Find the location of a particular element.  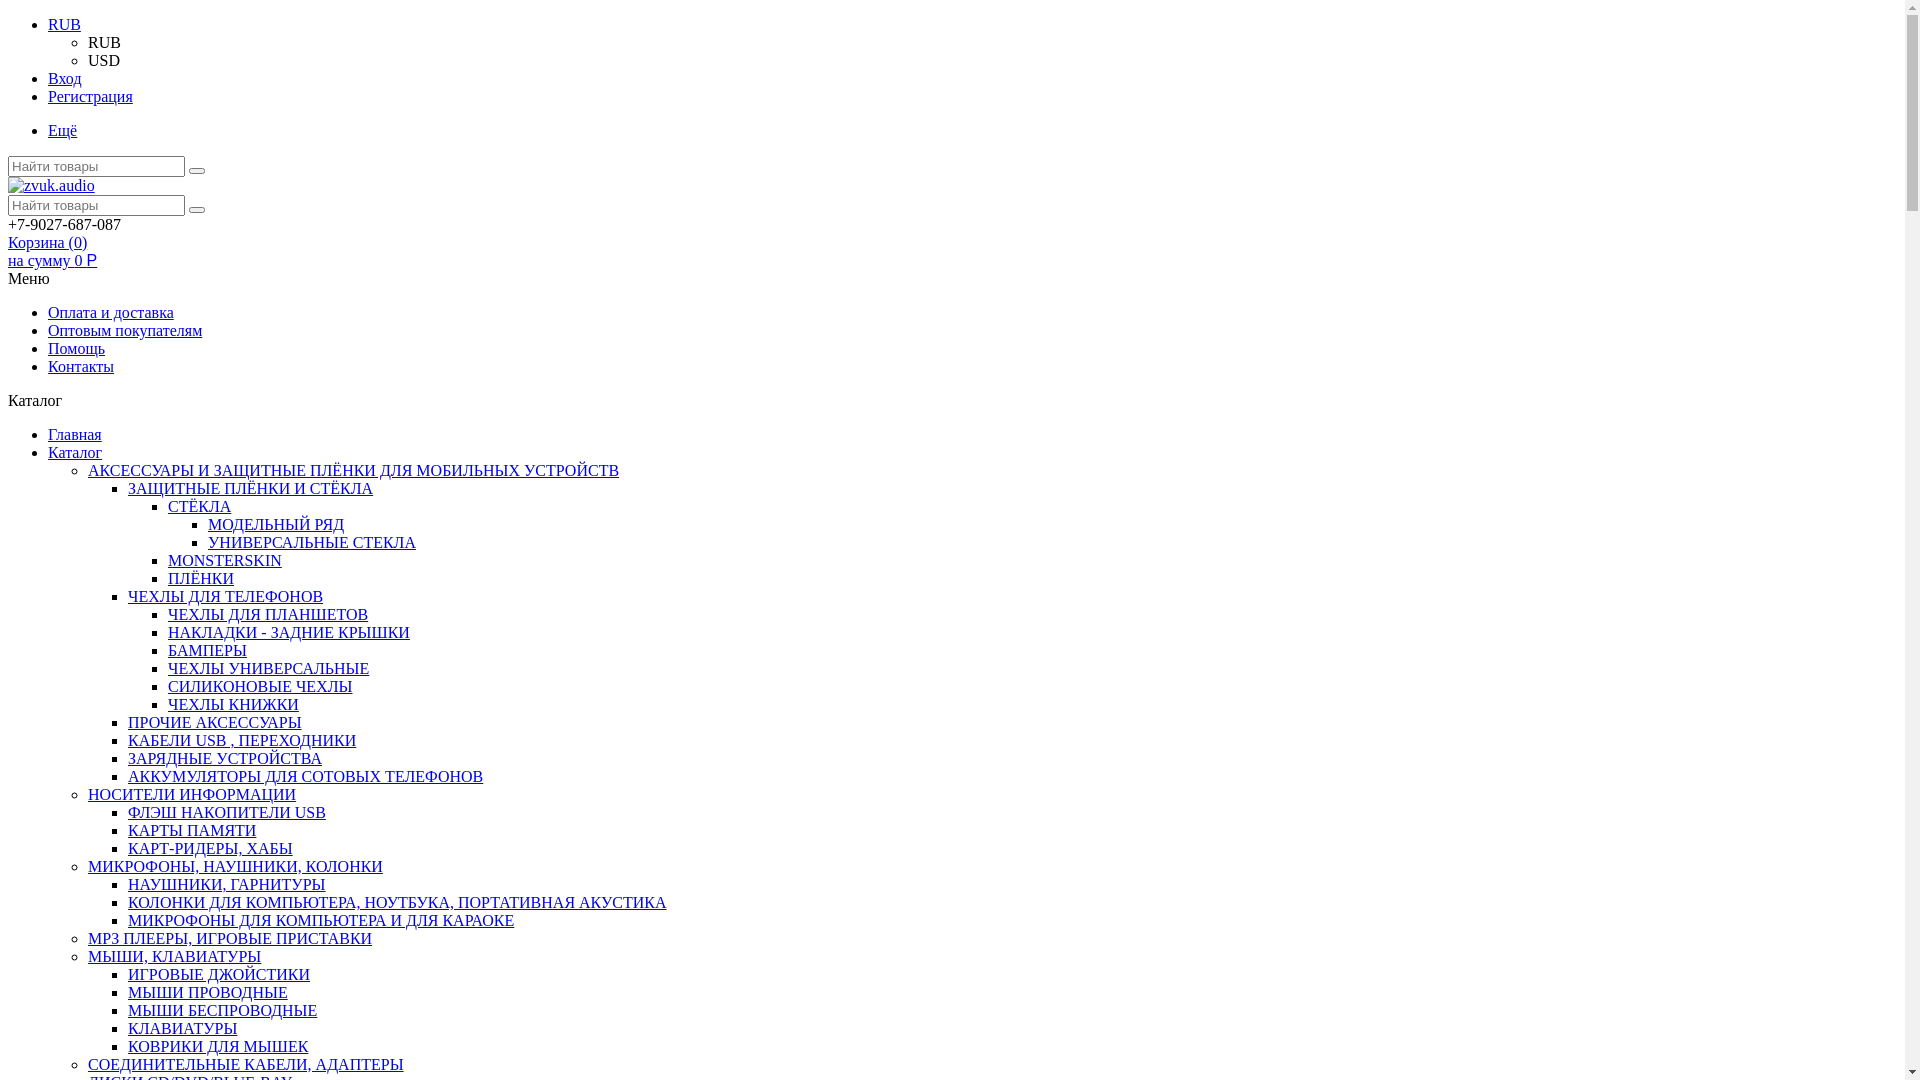

'USD' is located at coordinates (103, 59).